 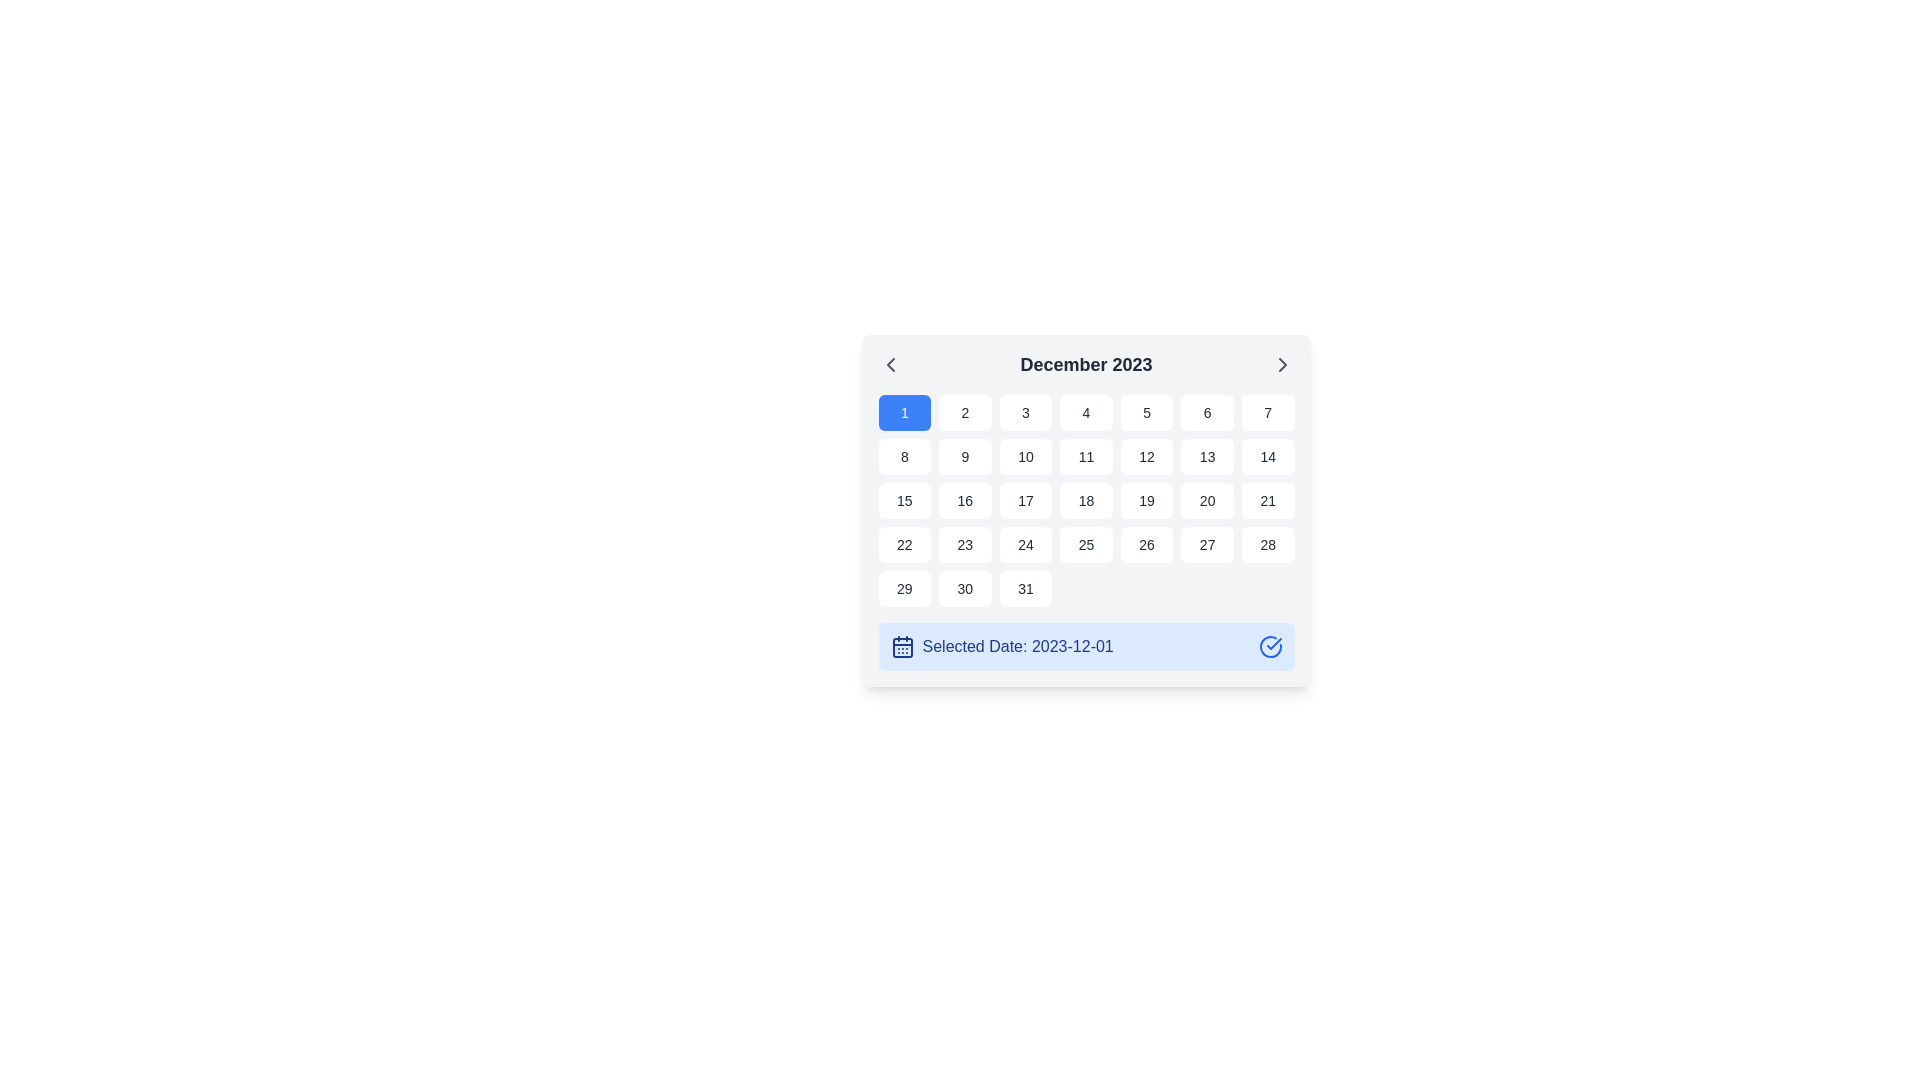 What do you see at coordinates (1084, 544) in the screenshot?
I see `the calendar date cell button displaying '25'` at bounding box center [1084, 544].